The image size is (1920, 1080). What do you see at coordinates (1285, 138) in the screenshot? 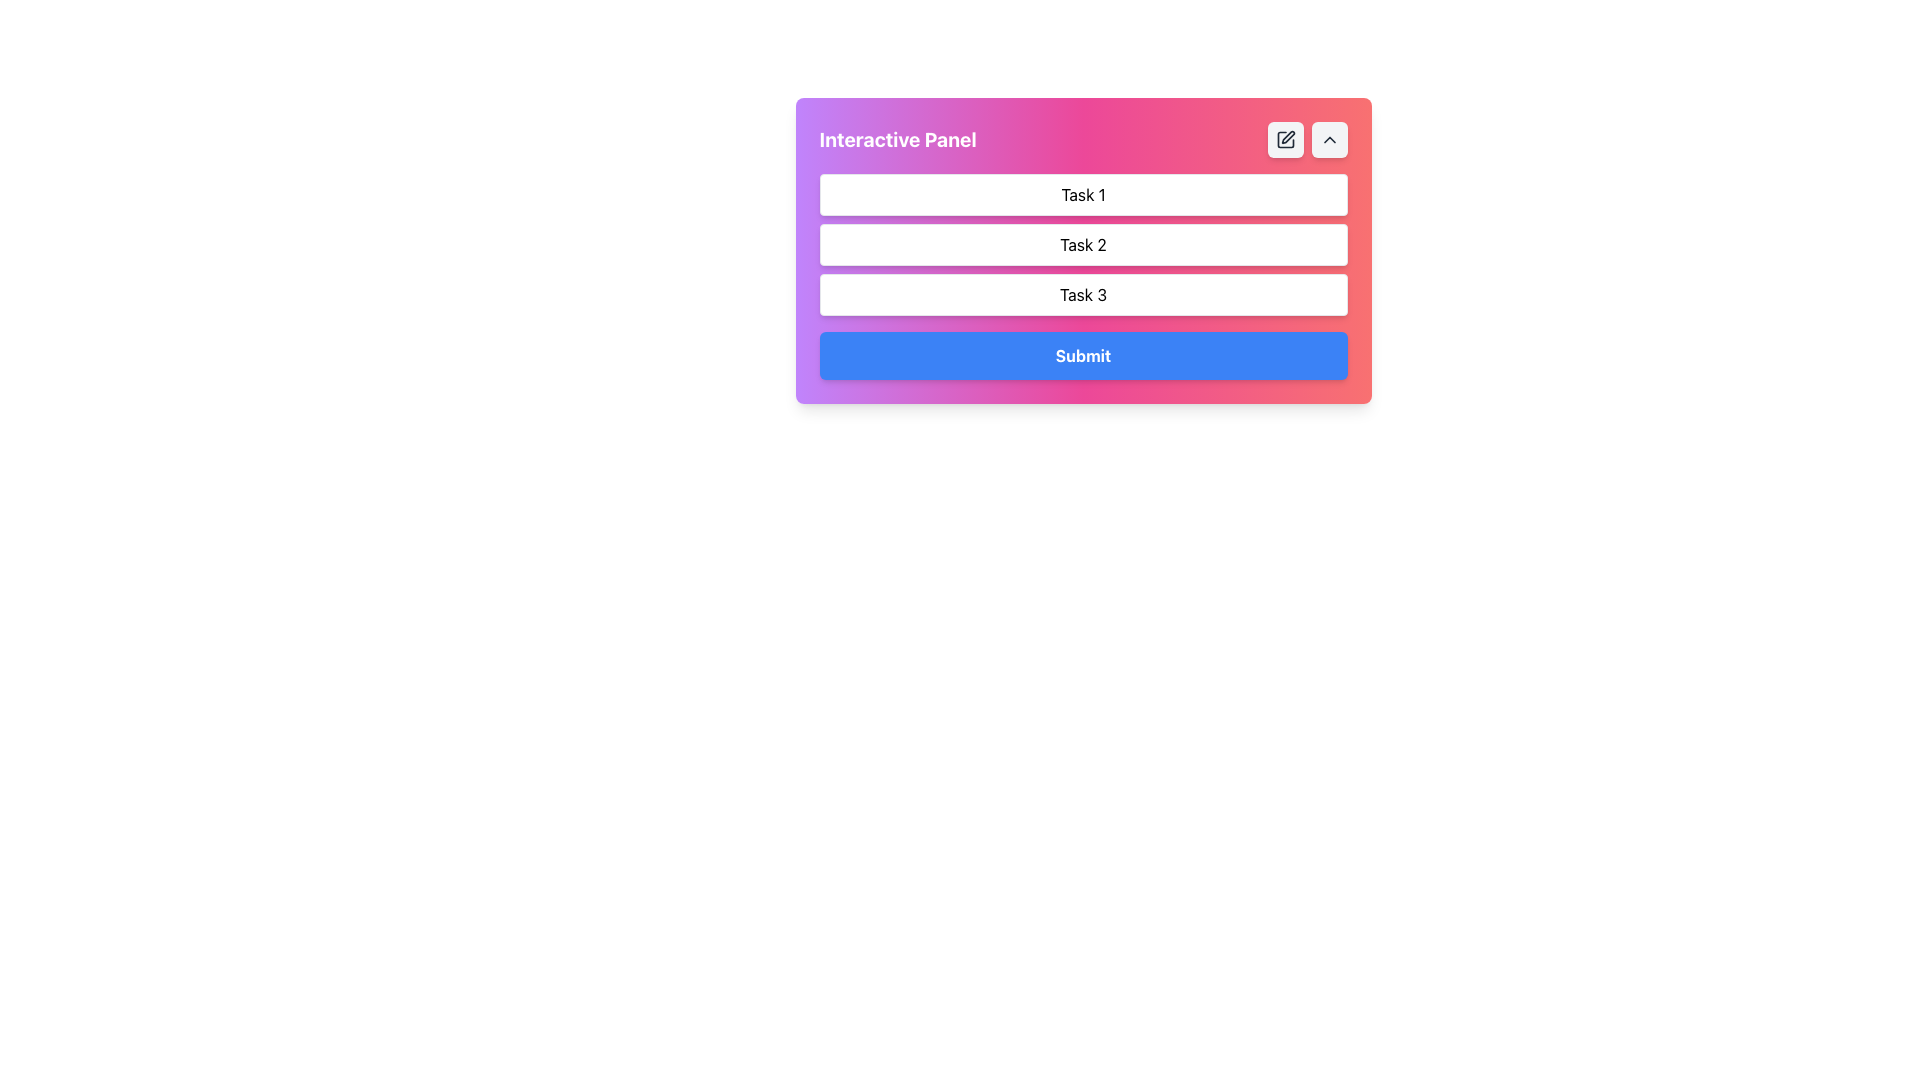
I see `the square button with a light gray background and a black pen icon located at the top-right corner of the panel` at bounding box center [1285, 138].